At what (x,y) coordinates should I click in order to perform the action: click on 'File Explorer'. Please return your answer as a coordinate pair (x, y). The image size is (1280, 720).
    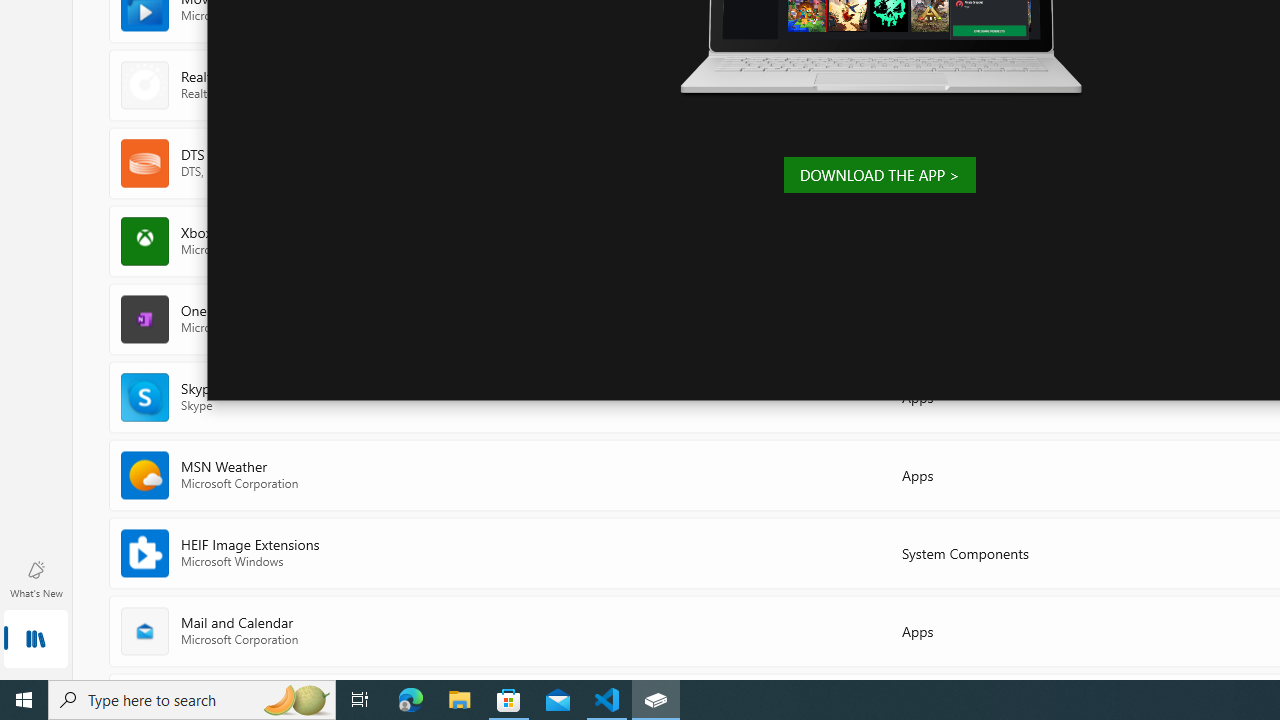
    Looking at the image, I should click on (459, 698).